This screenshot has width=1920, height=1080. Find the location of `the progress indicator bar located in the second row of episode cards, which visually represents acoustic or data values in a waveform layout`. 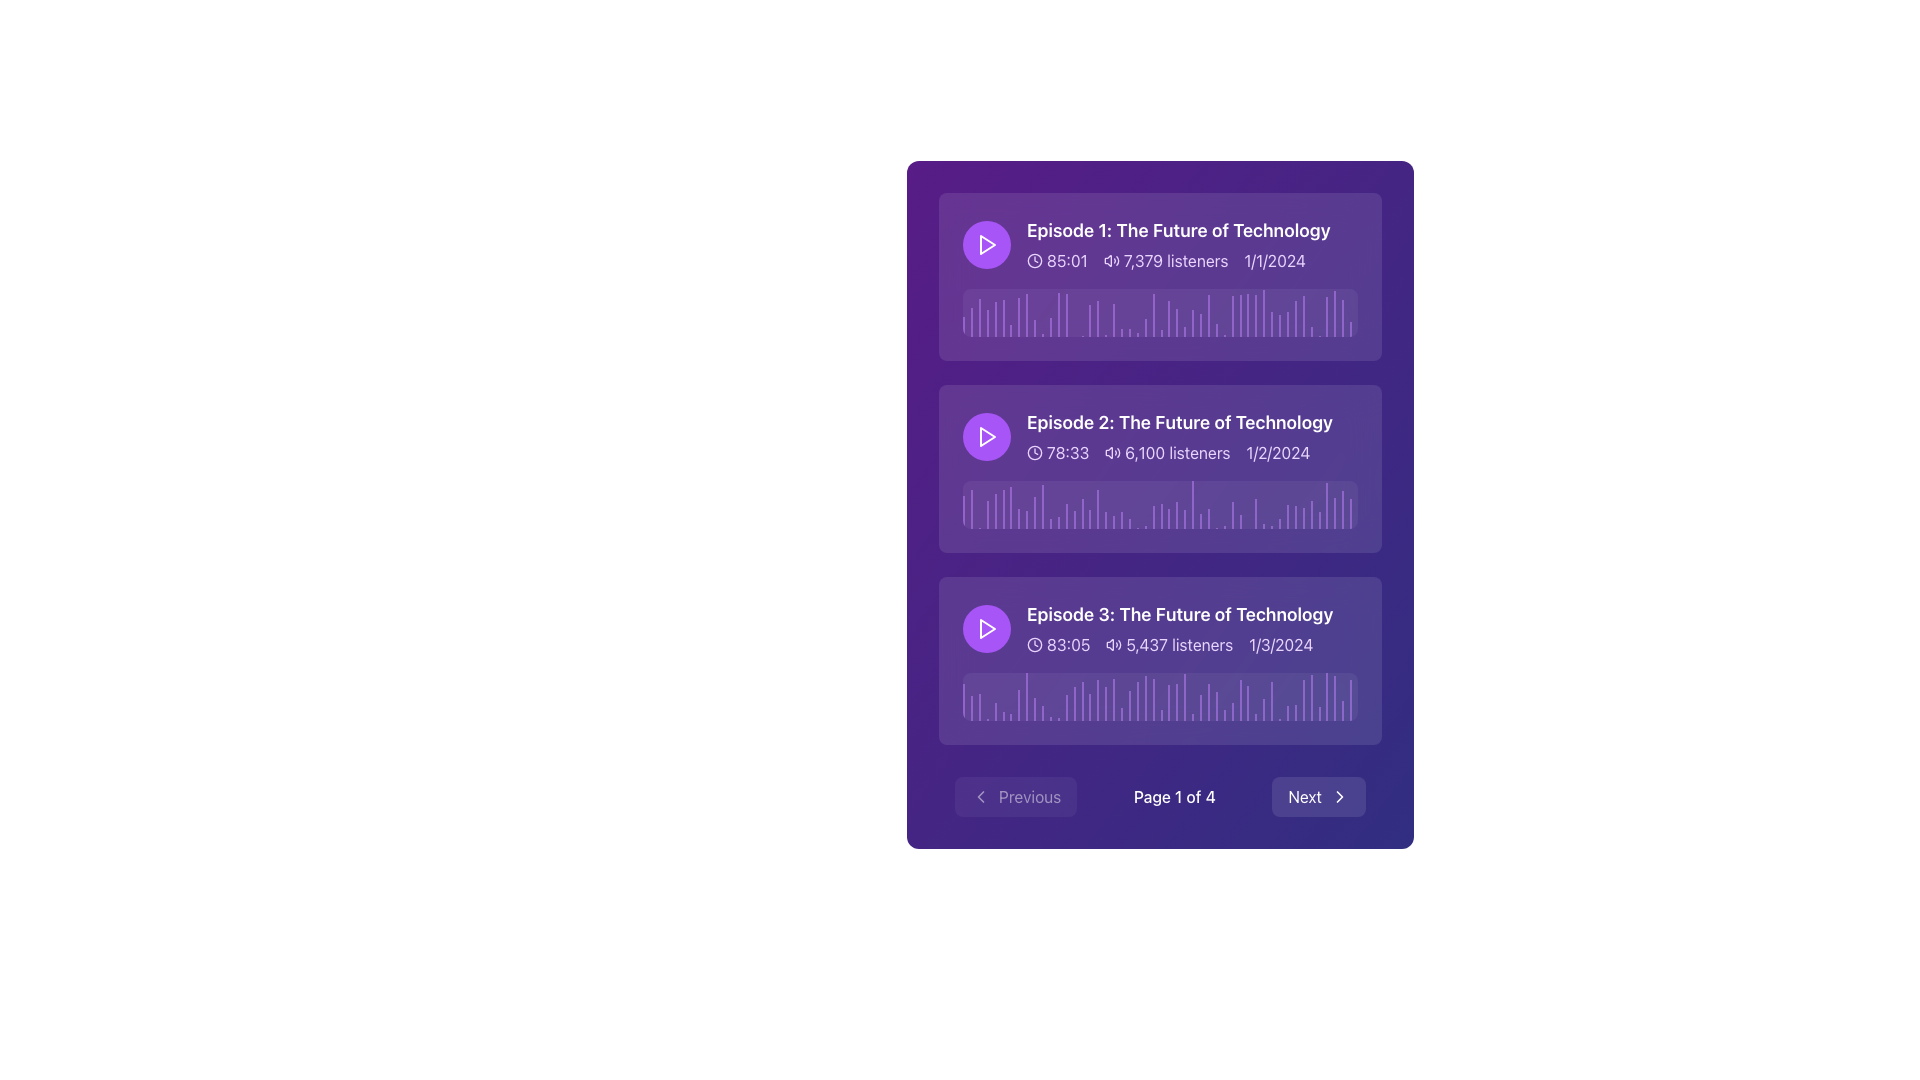

the progress indicator bar located in the second row of episode cards, which visually represents acoustic or data values in a waveform layout is located at coordinates (1193, 322).